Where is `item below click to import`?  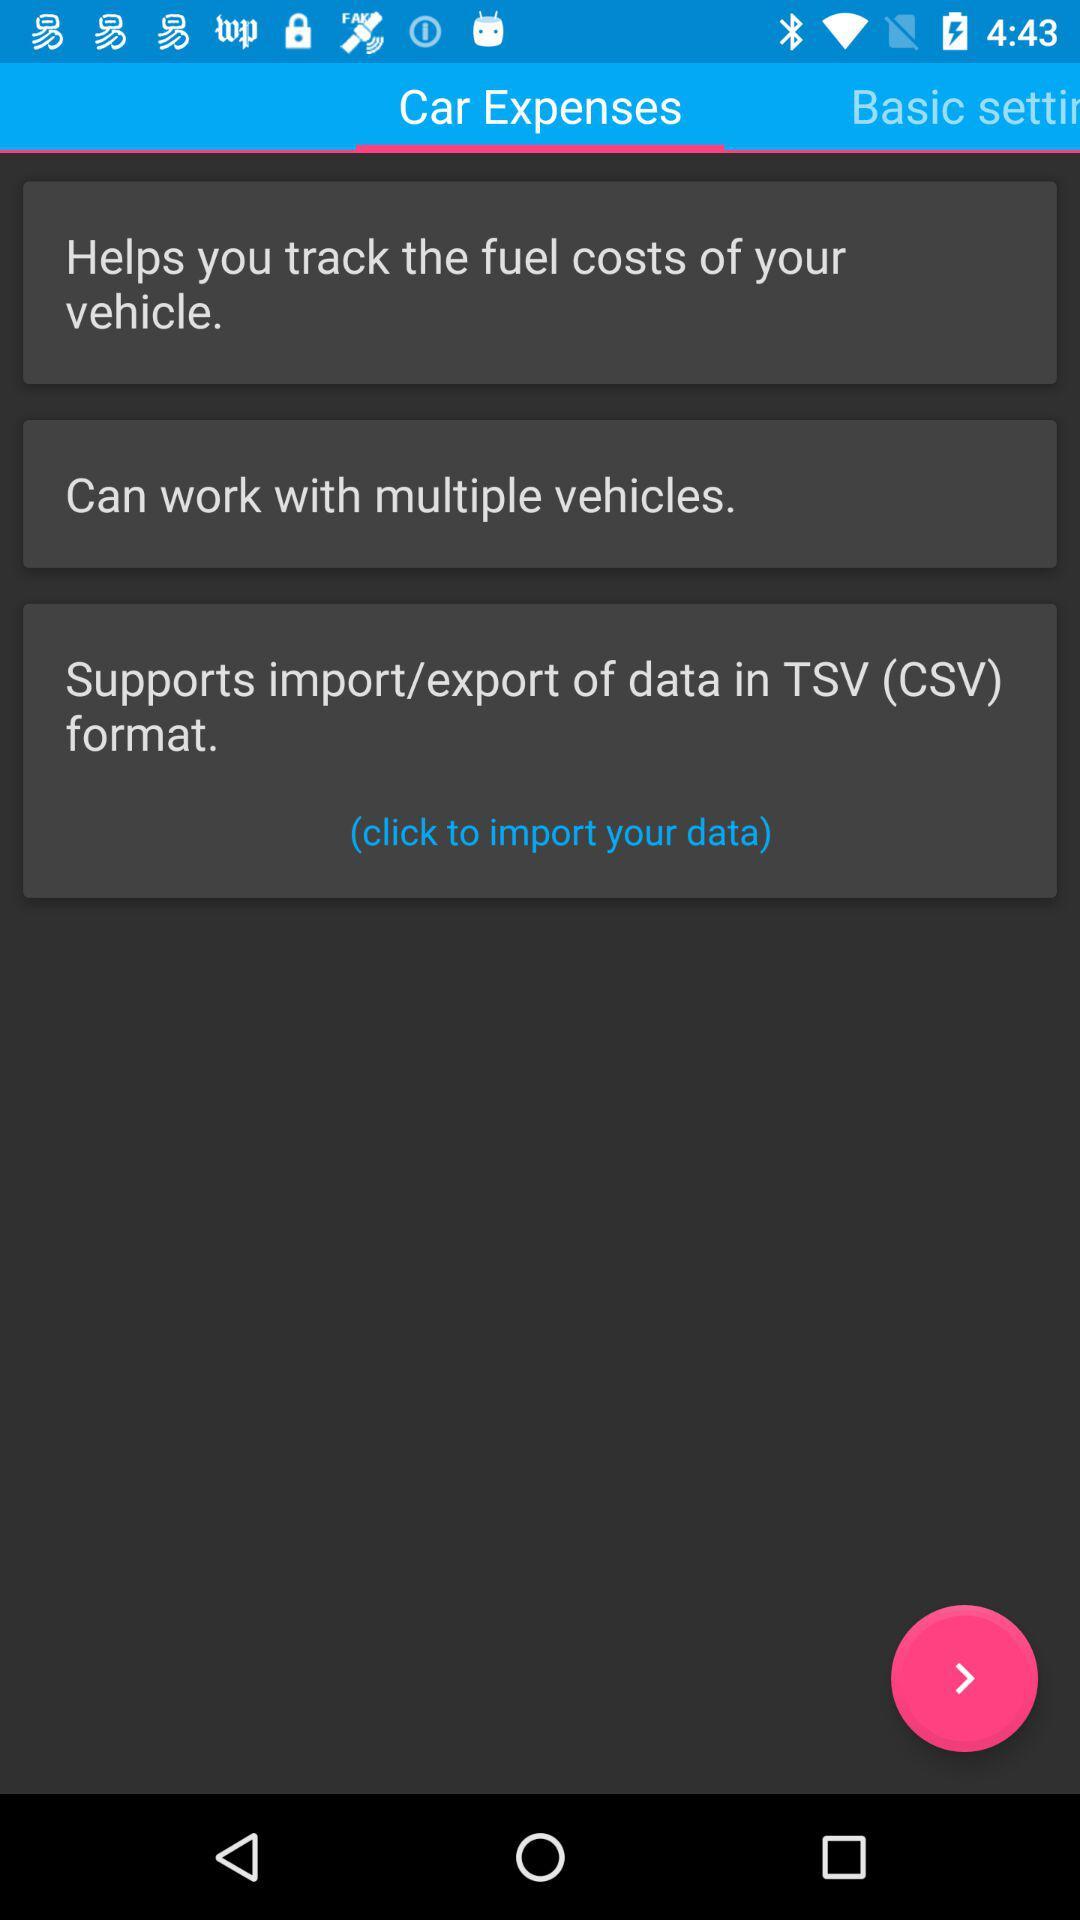 item below click to import is located at coordinates (963, 1678).